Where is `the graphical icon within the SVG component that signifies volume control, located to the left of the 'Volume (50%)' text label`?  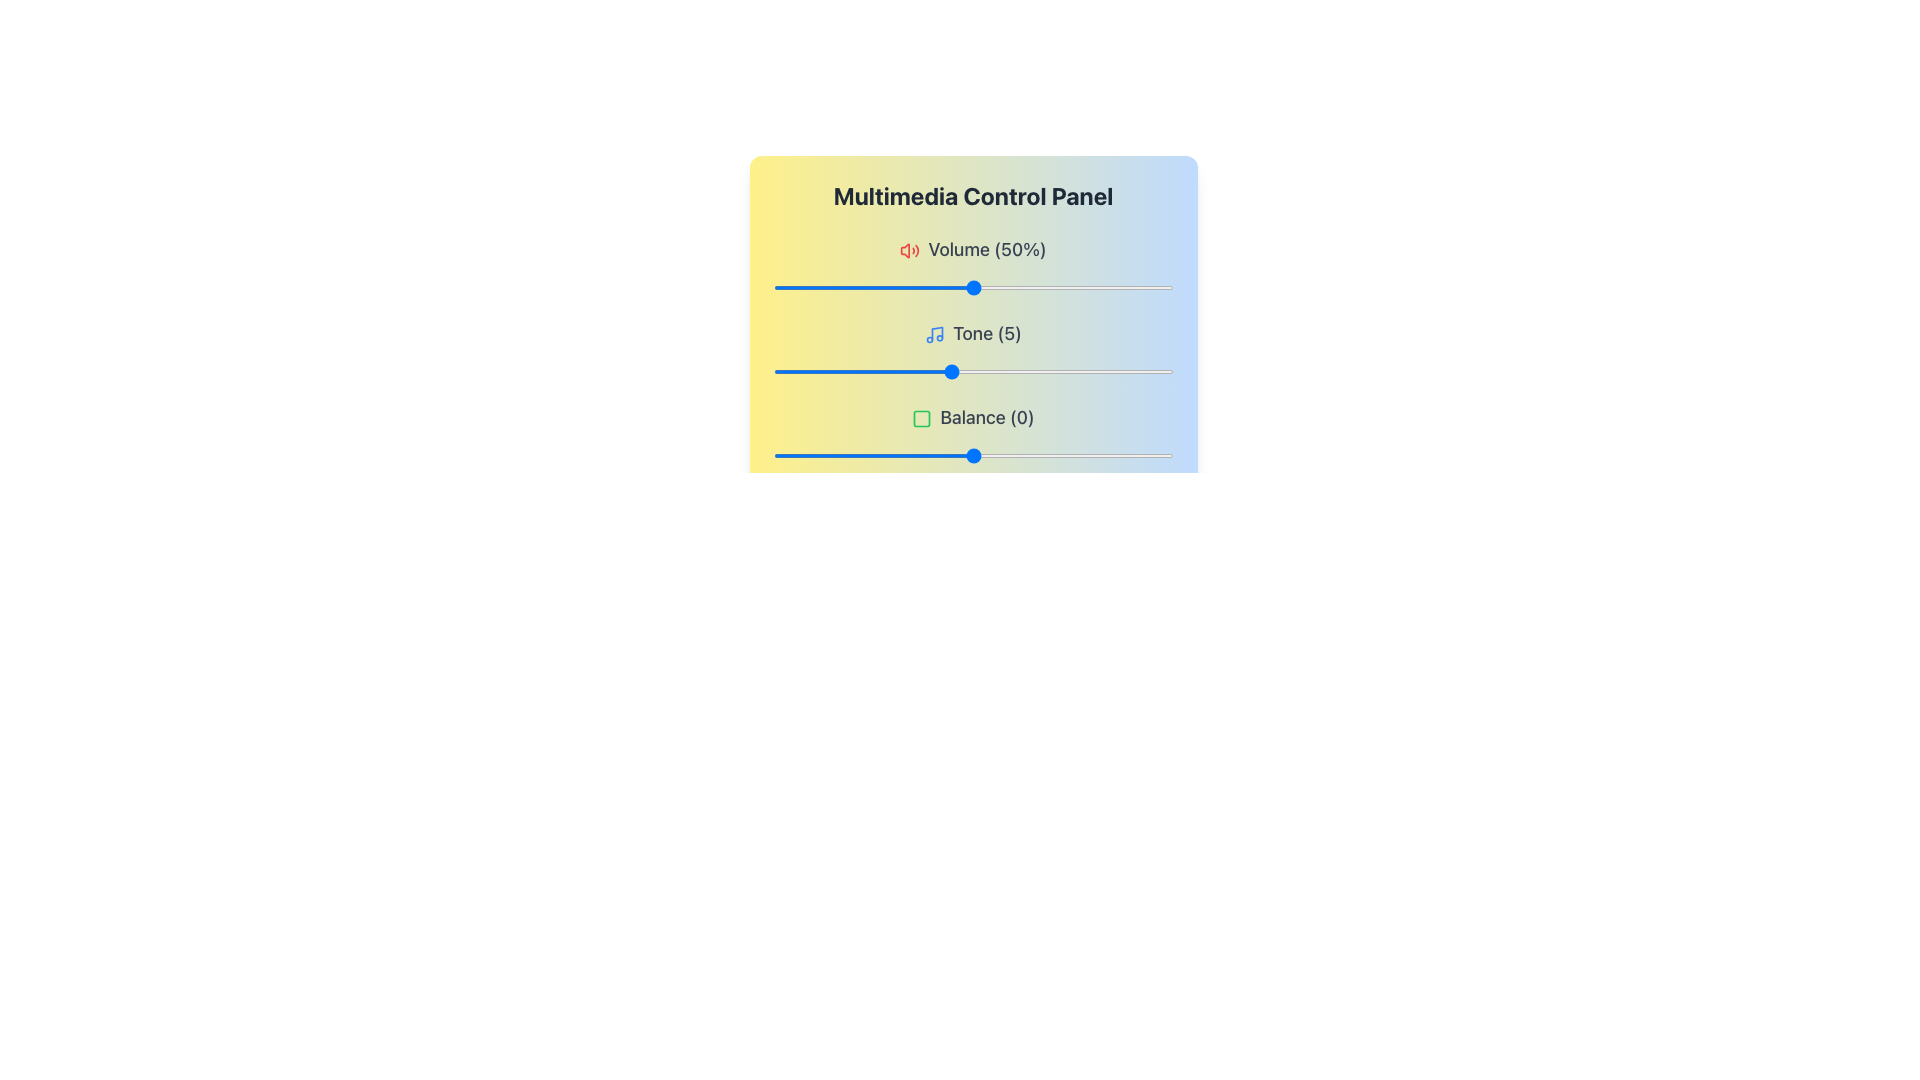 the graphical icon within the SVG component that signifies volume control, located to the left of the 'Volume (50%)' text label is located at coordinates (904, 250).